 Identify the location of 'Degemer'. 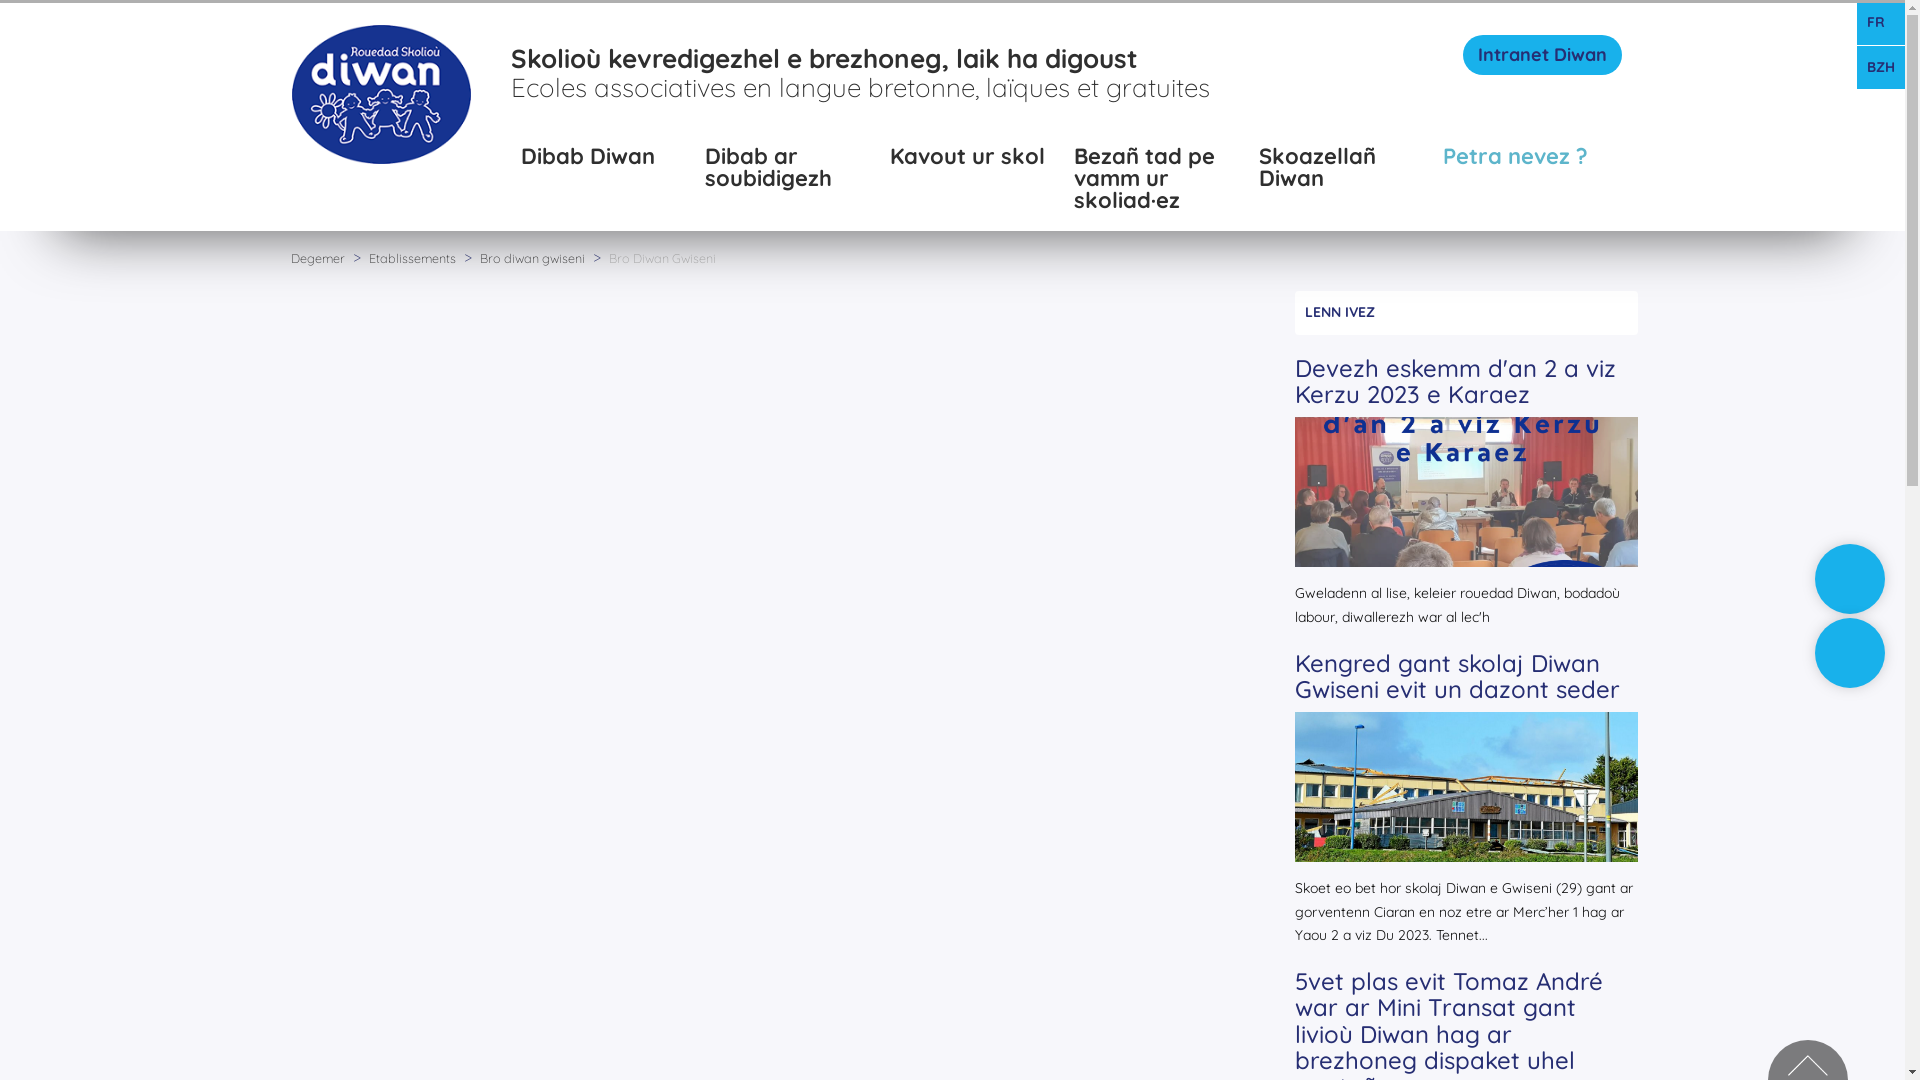
(288, 257).